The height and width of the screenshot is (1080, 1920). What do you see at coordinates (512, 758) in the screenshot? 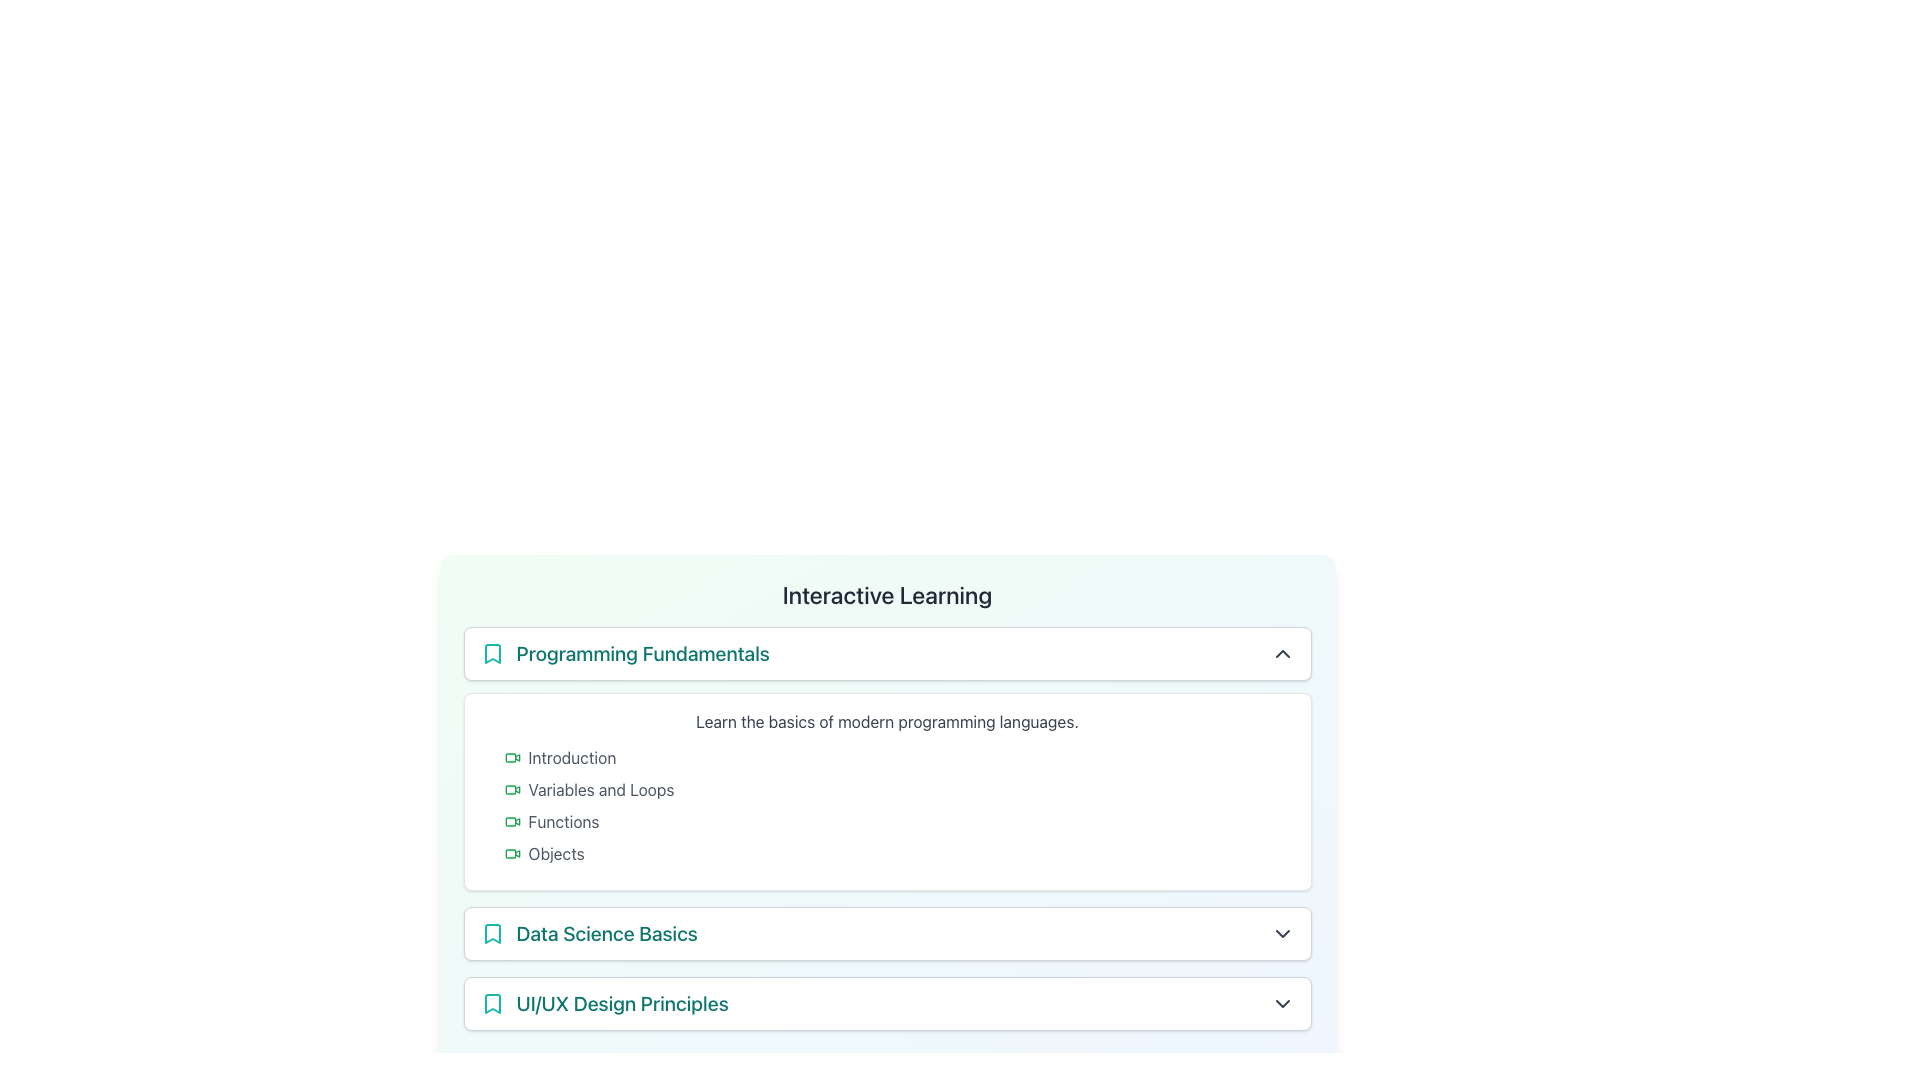
I see `the small, green video icon with a rounded border located to the immediate left of the 'Introduction' text in the 'Programming Fundamentals' section` at bounding box center [512, 758].